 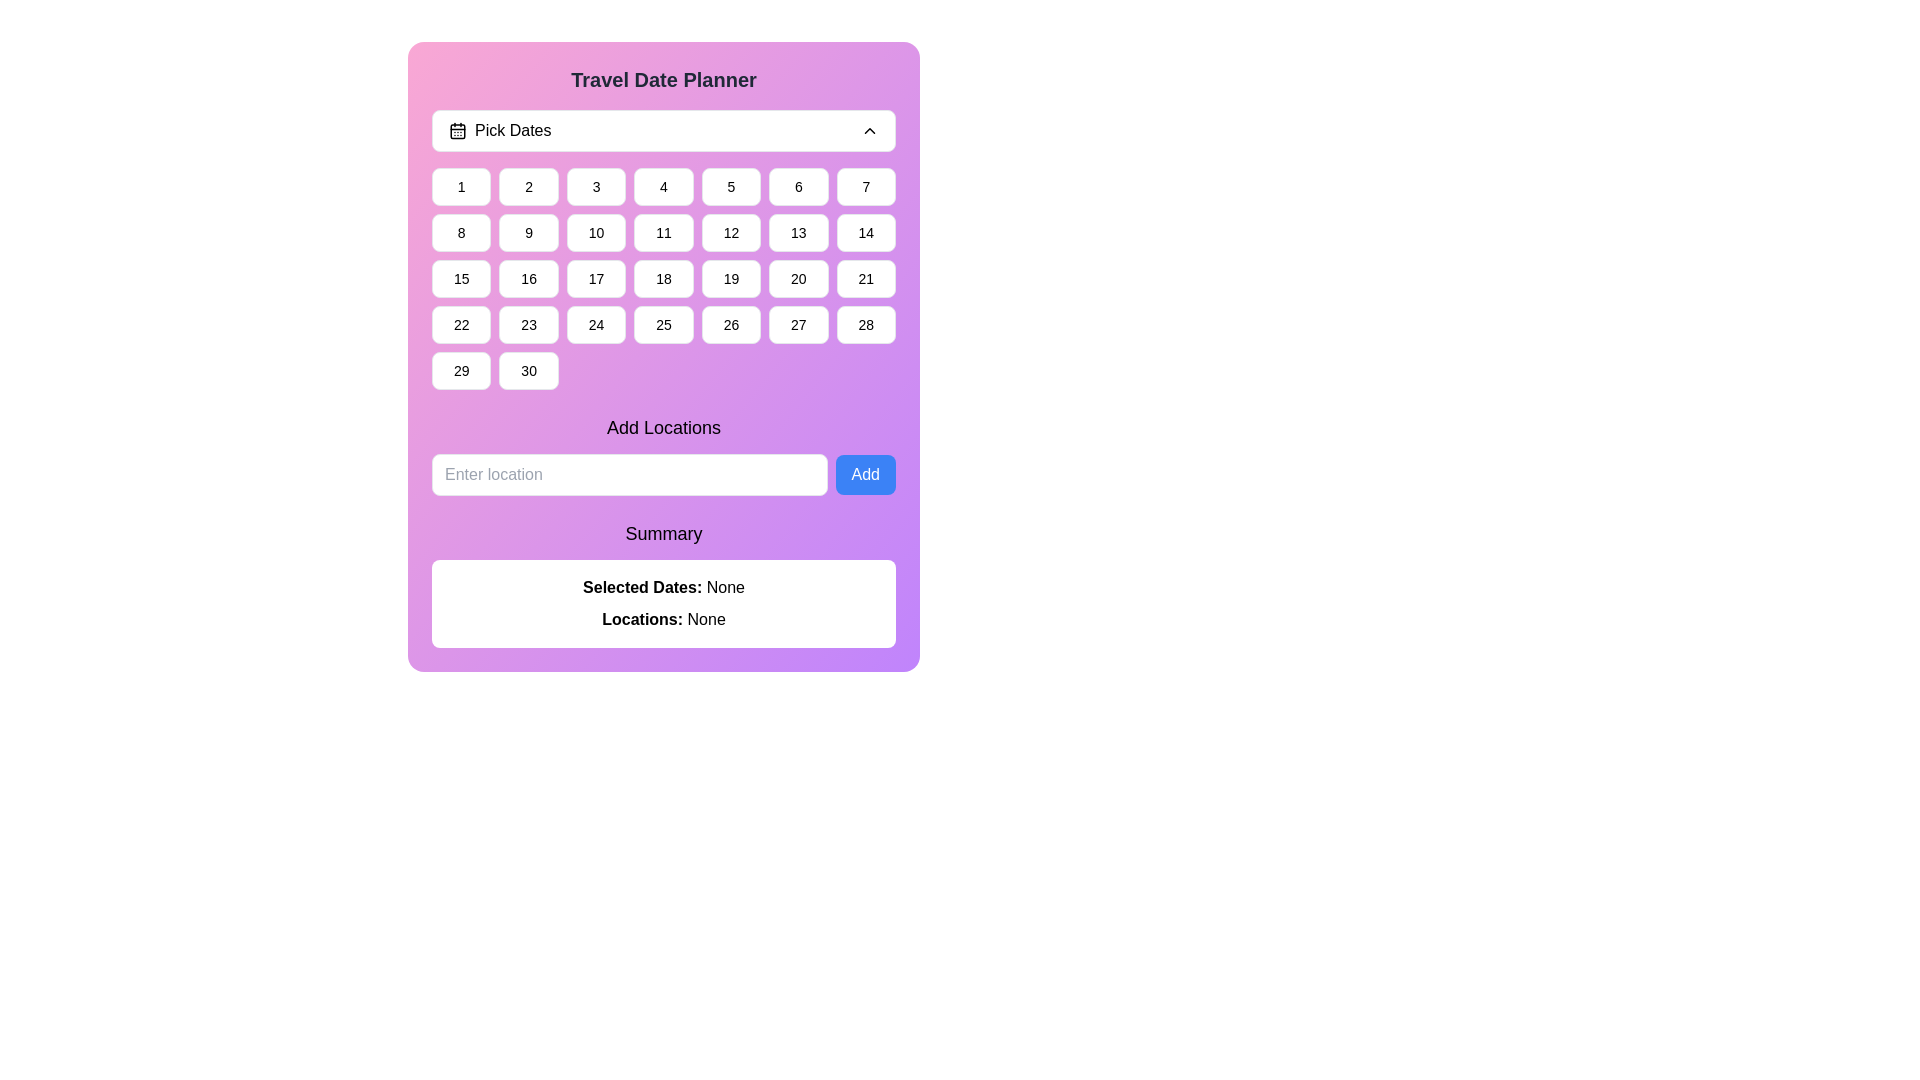 I want to click on the button displaying '21' with a white background and rounded corners, so click(x=866, y=278).